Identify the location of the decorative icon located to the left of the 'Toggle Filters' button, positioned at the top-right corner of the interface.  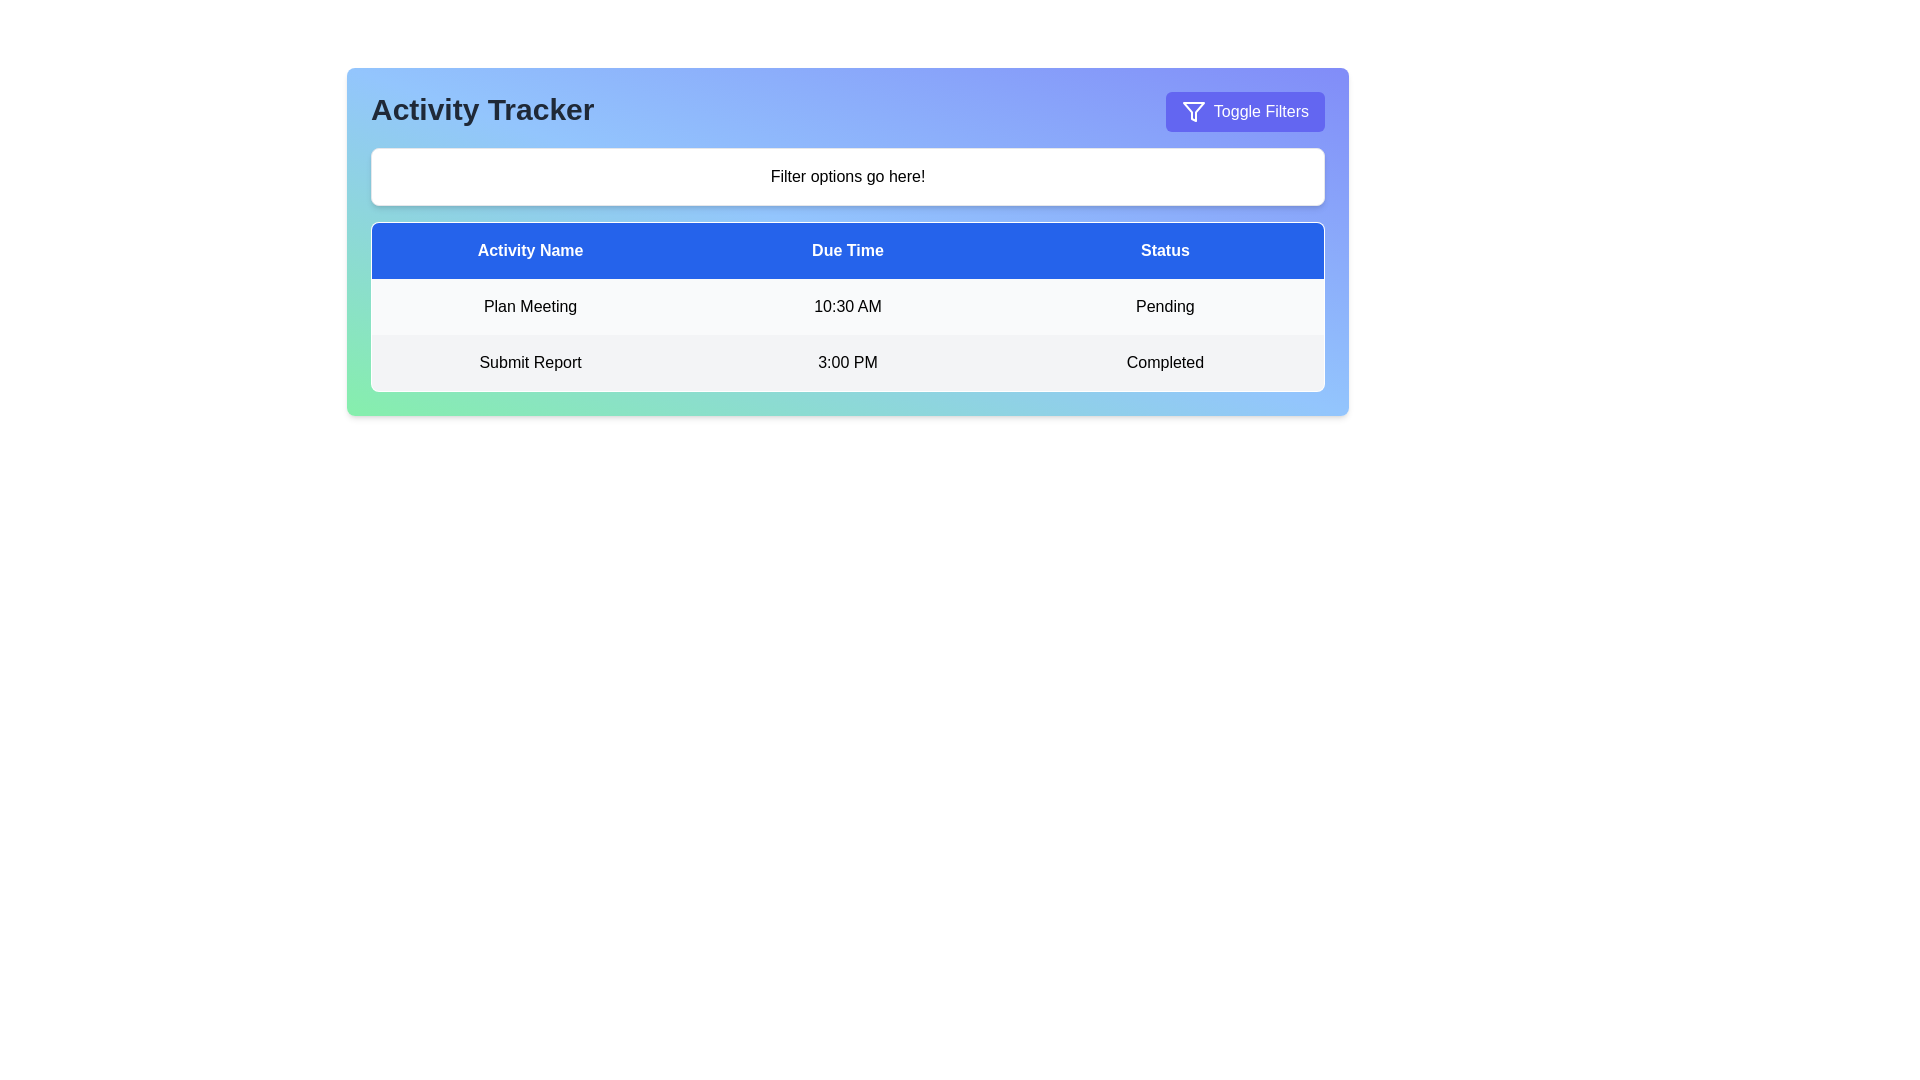
(1193, 111).